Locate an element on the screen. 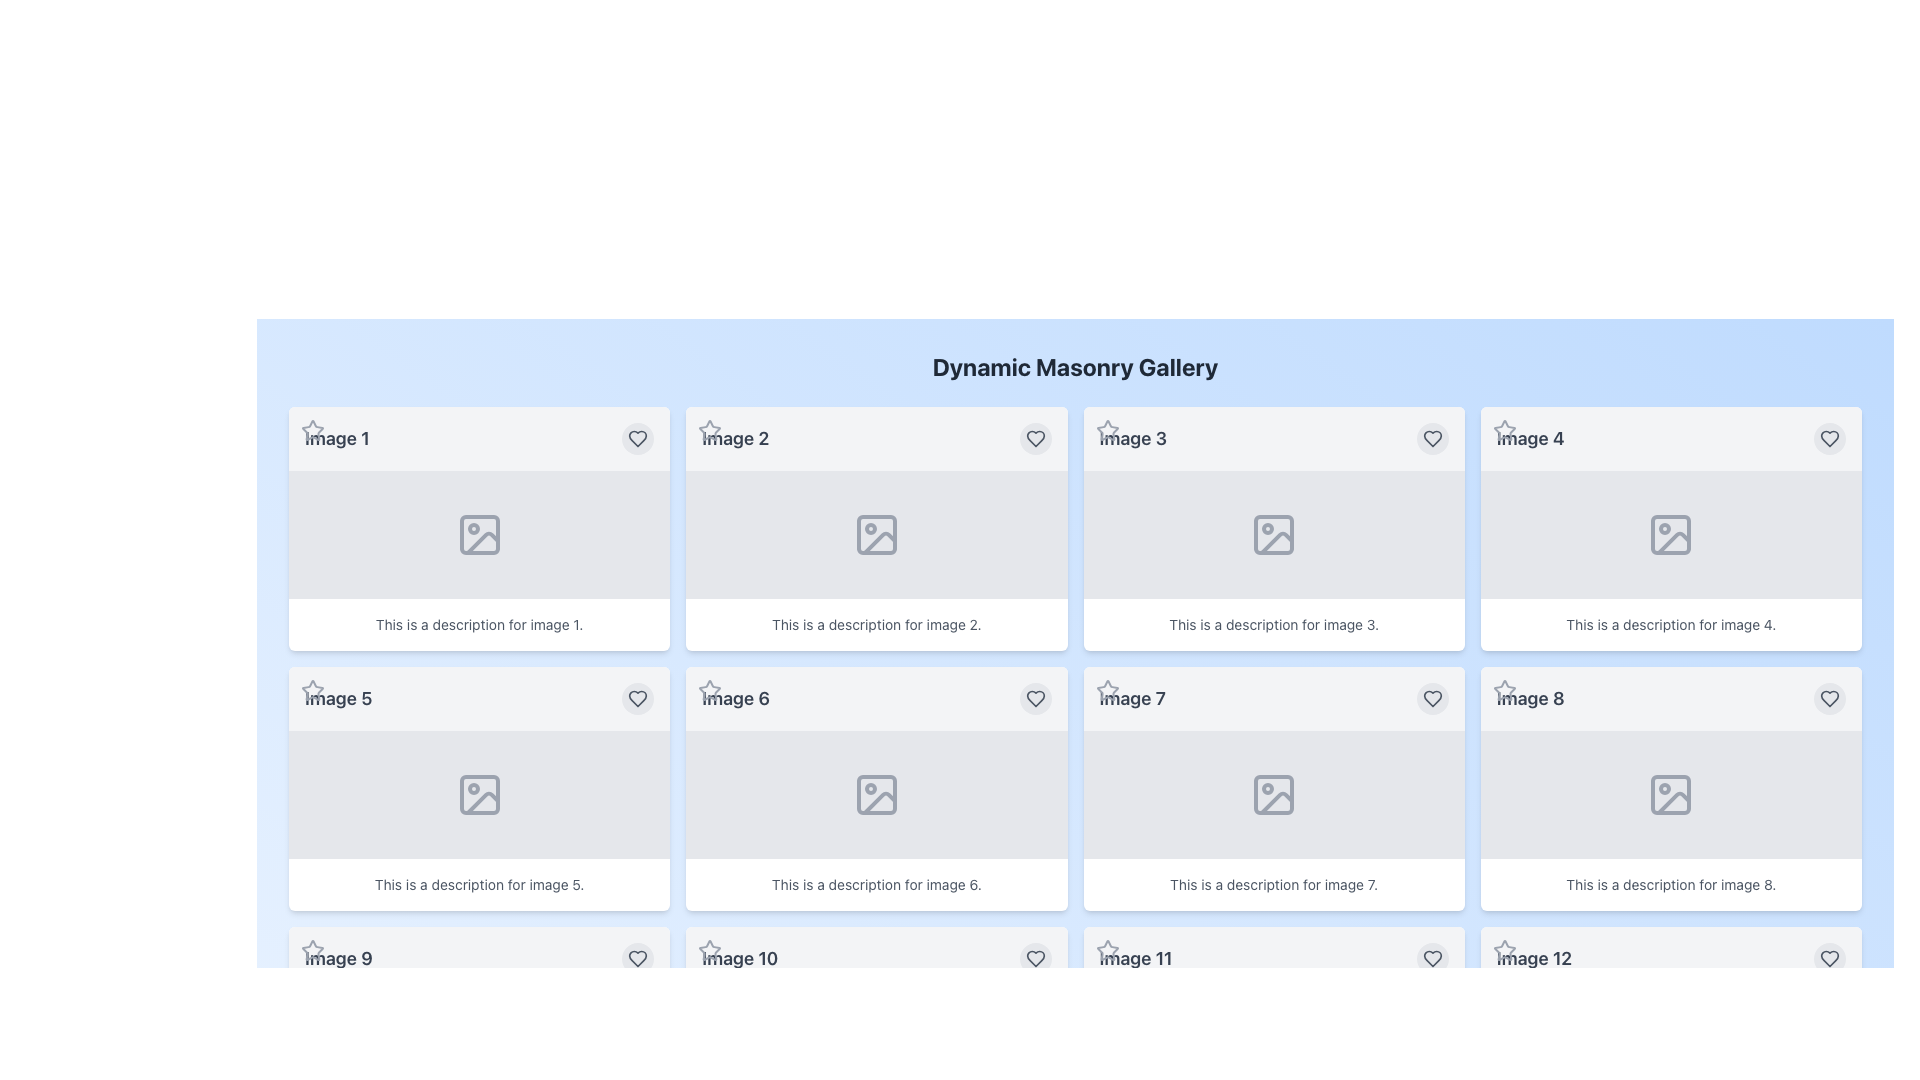 This screenshot has height=1080, width=1920. the heart icon in the top-right corner of the first card labeled 'Image 1' in the 'Dynamic Masonry Gallery' is located at coordinates (637, 438).